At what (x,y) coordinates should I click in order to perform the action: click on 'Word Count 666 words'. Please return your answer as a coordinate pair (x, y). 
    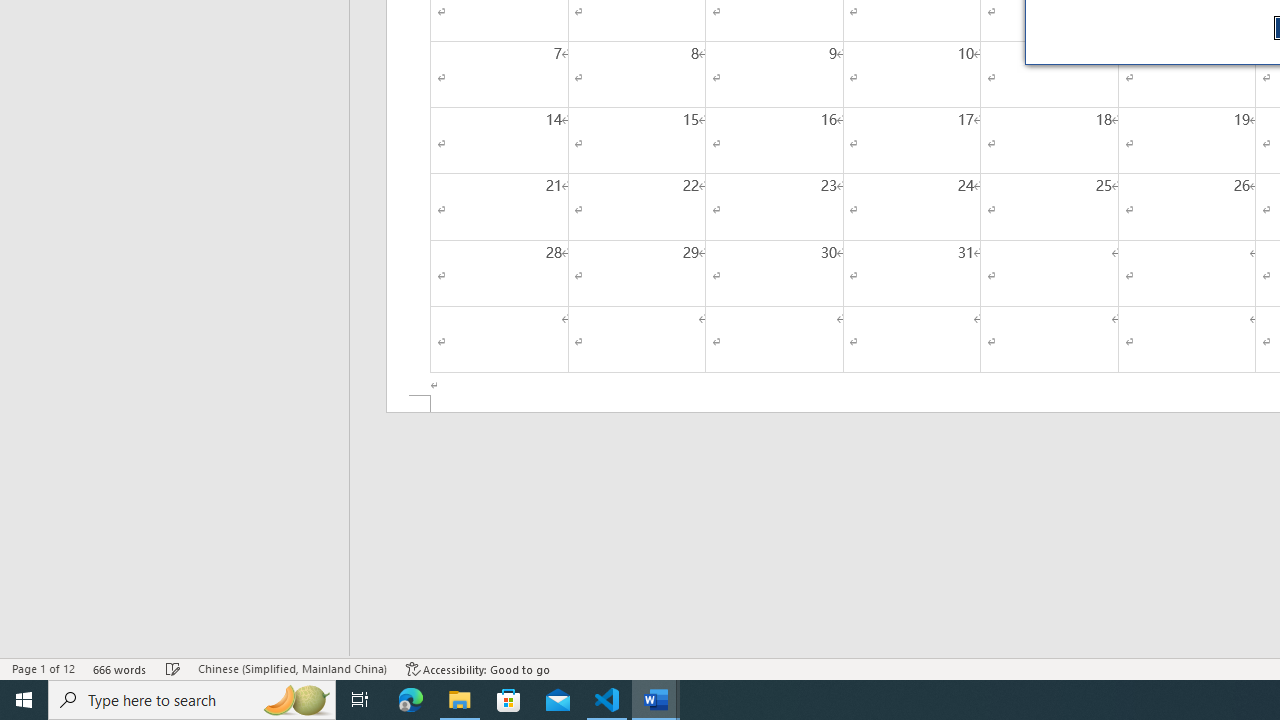
    Looking at the image, I should click on (119, 669).